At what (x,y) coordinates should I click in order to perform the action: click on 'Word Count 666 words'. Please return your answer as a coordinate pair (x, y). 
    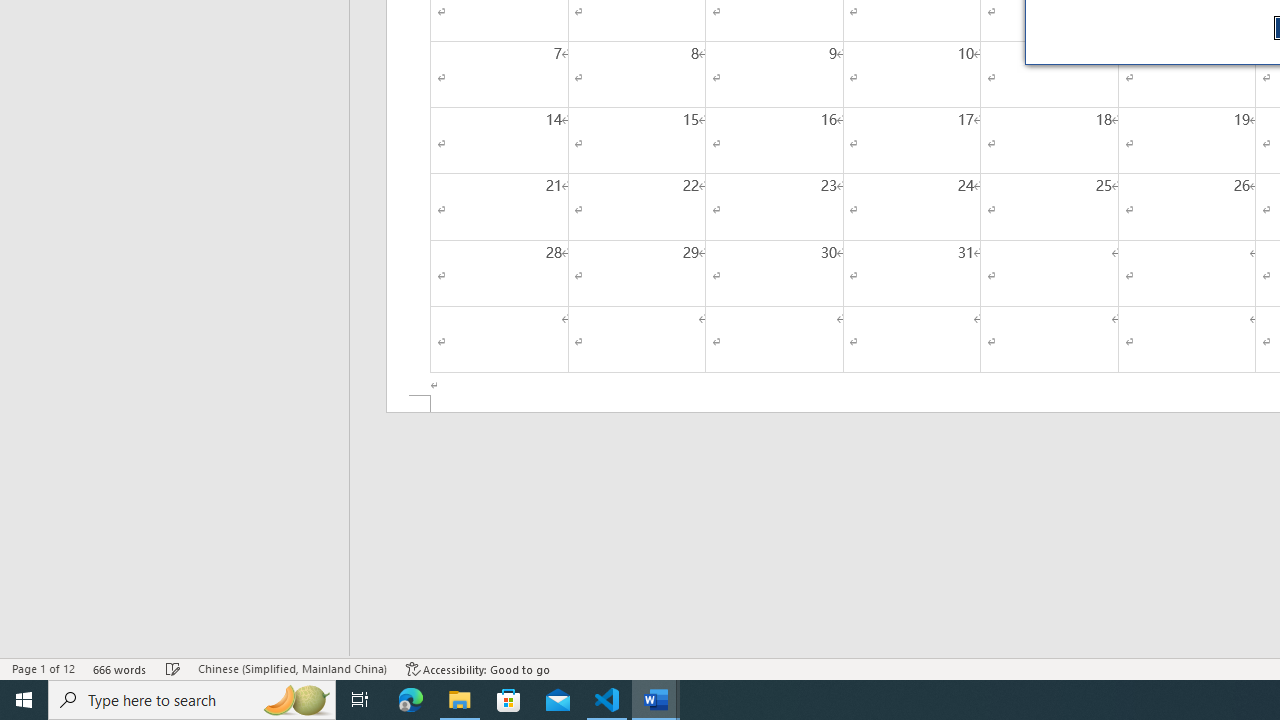
    Looking at the image, I should click on (119, 669).